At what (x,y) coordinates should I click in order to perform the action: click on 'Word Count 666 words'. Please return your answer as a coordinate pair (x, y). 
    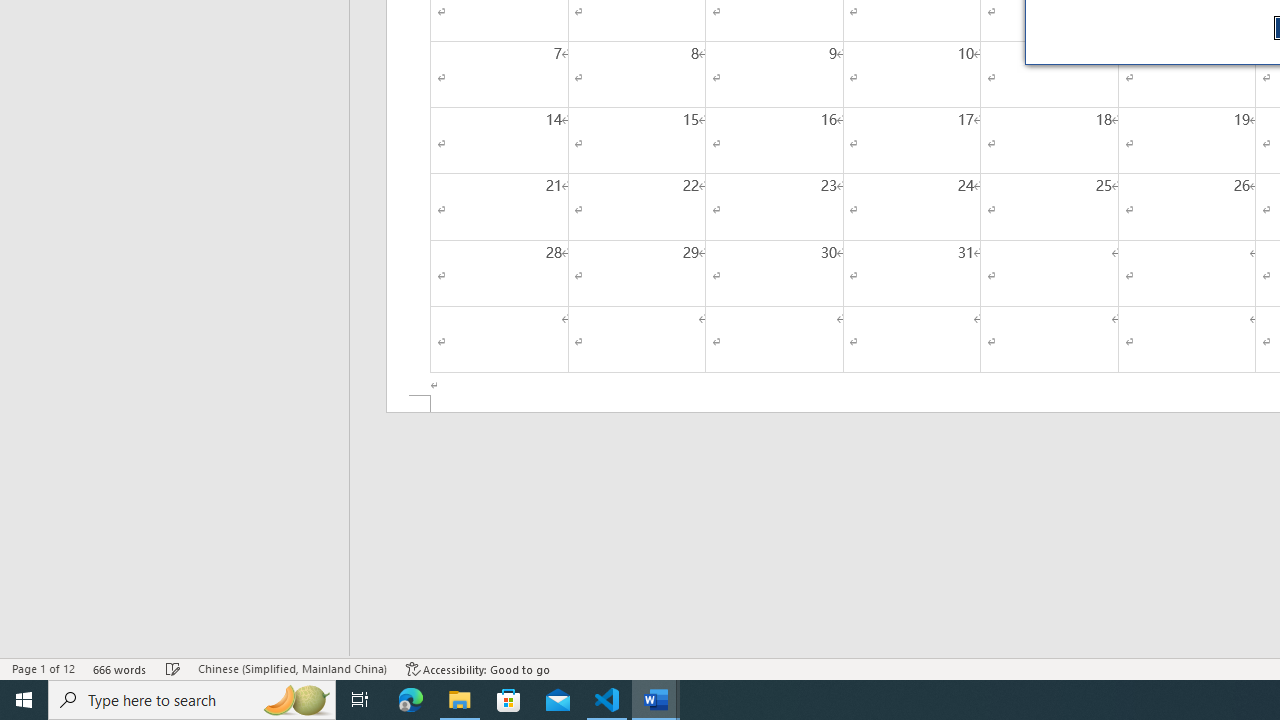
    Looking at the image, I should click on (119, 669).